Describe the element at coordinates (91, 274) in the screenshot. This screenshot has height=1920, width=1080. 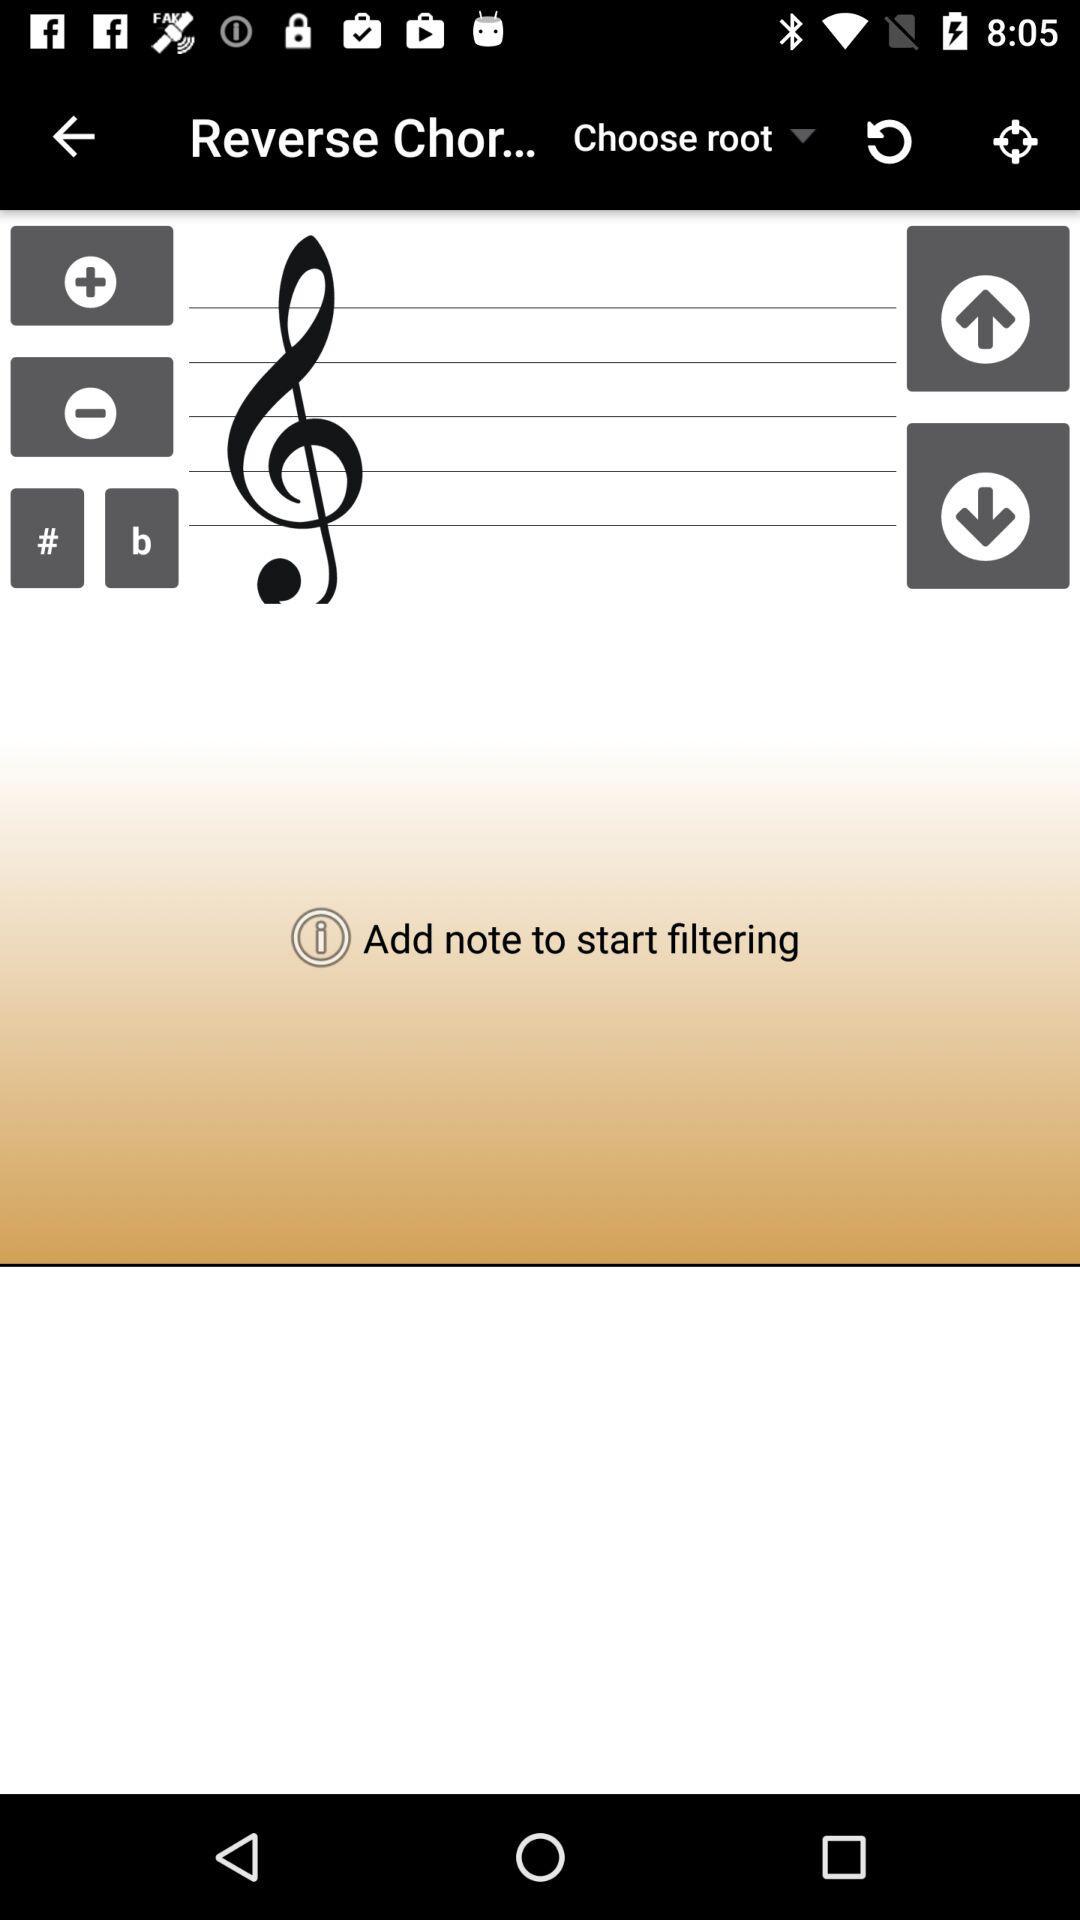
I see `input` at that location.